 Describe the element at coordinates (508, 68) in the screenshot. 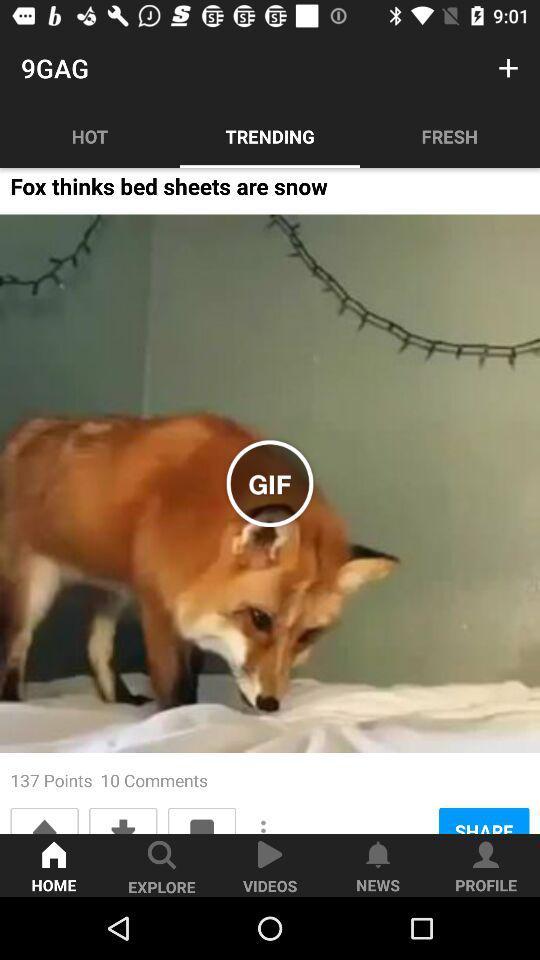

I see `the item to the right of 9gag icon` at that location.